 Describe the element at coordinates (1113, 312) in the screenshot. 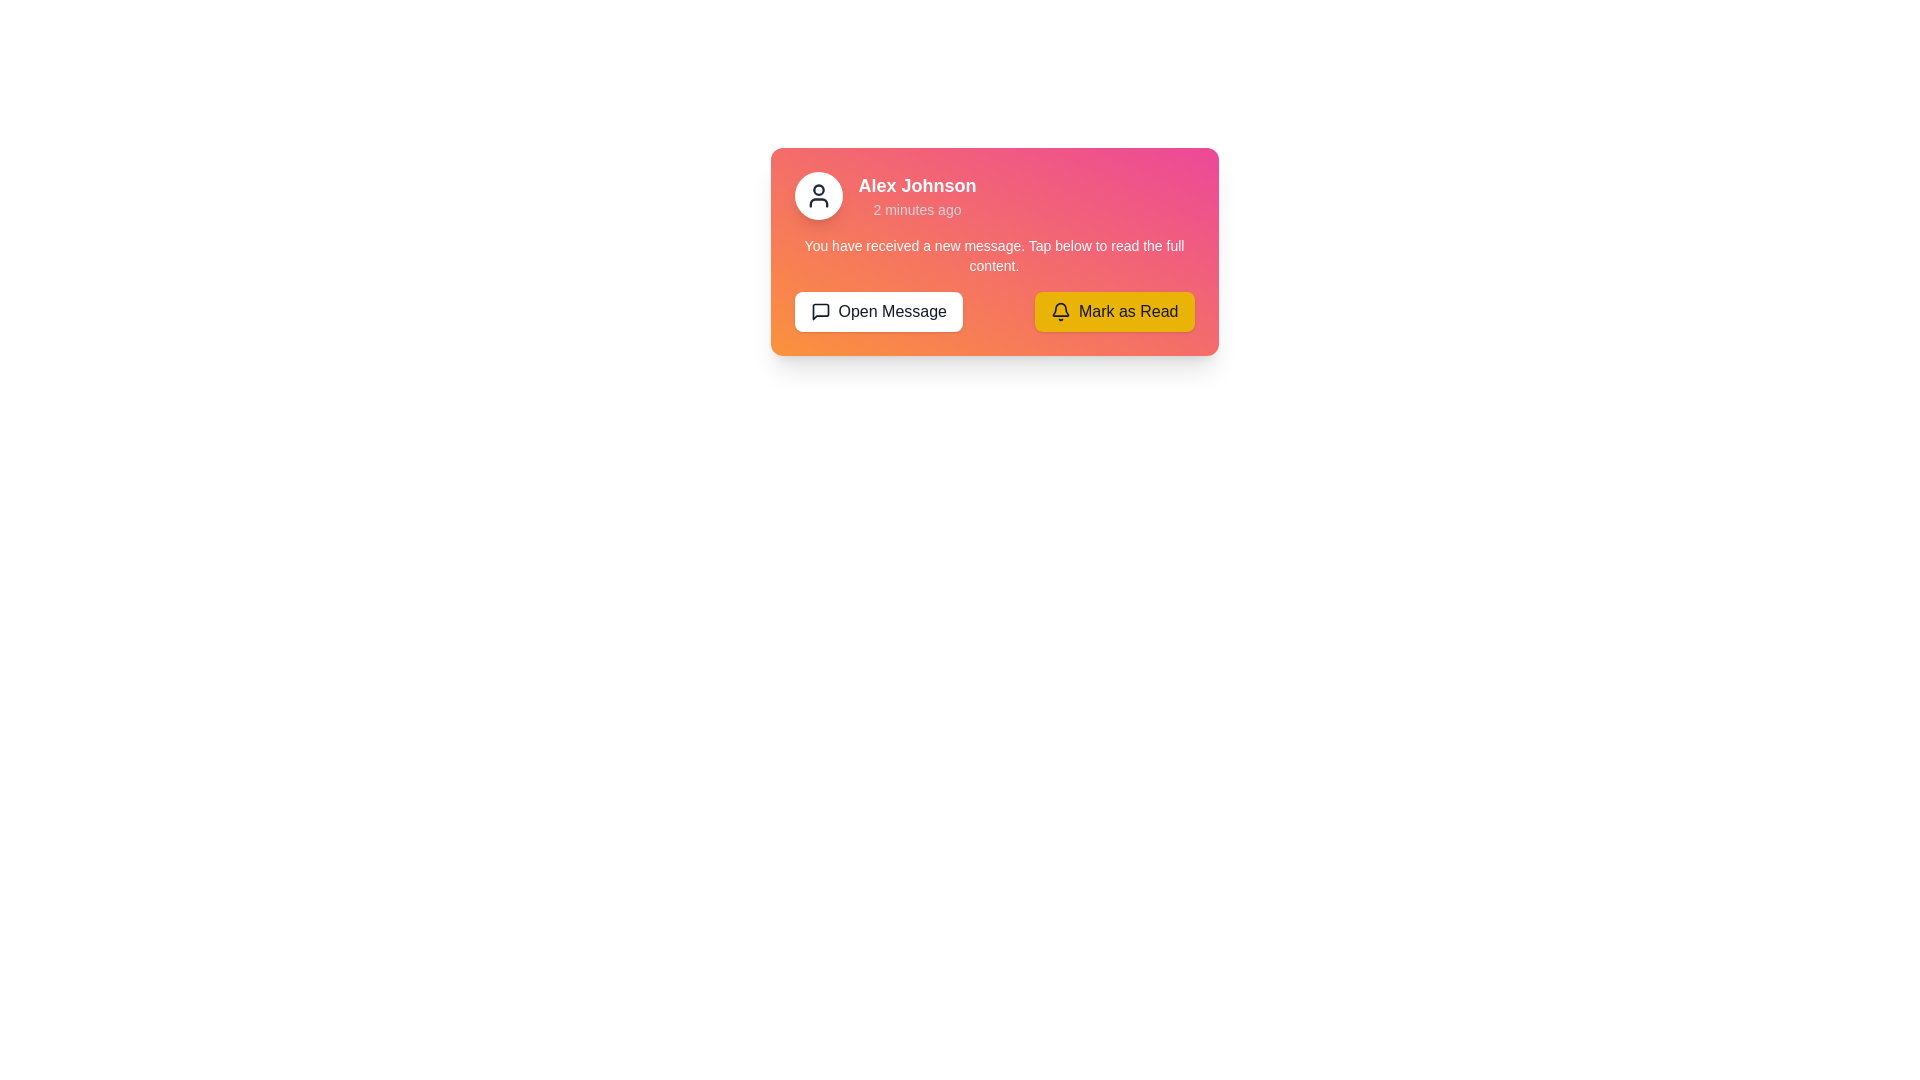

I see `the yellow 'Mark as Read' button with rounded corners featuring a bell icon and bold text` at that location.